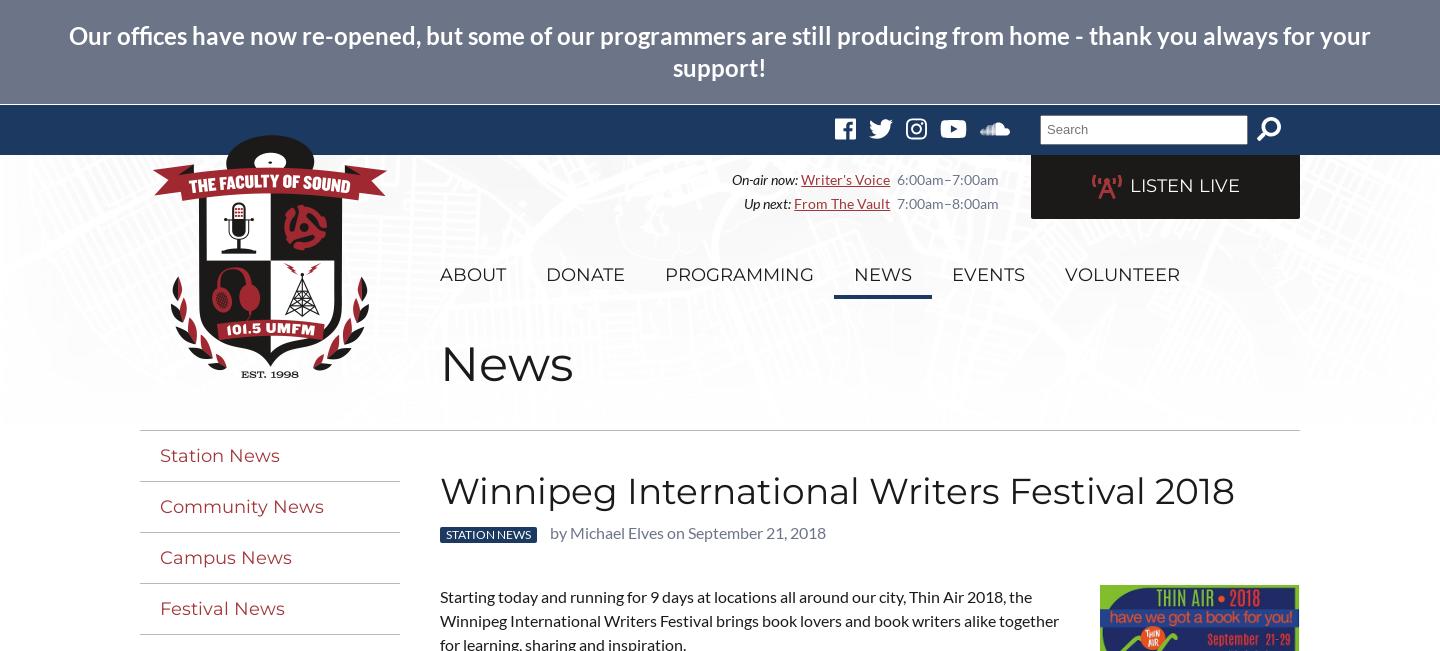 The height and width of the screenshot is (651, 1440). Describe the element at coordinates (549, 532) in the screenshot. I see `'by Michael Elves on September 21, 2018'` at that location.